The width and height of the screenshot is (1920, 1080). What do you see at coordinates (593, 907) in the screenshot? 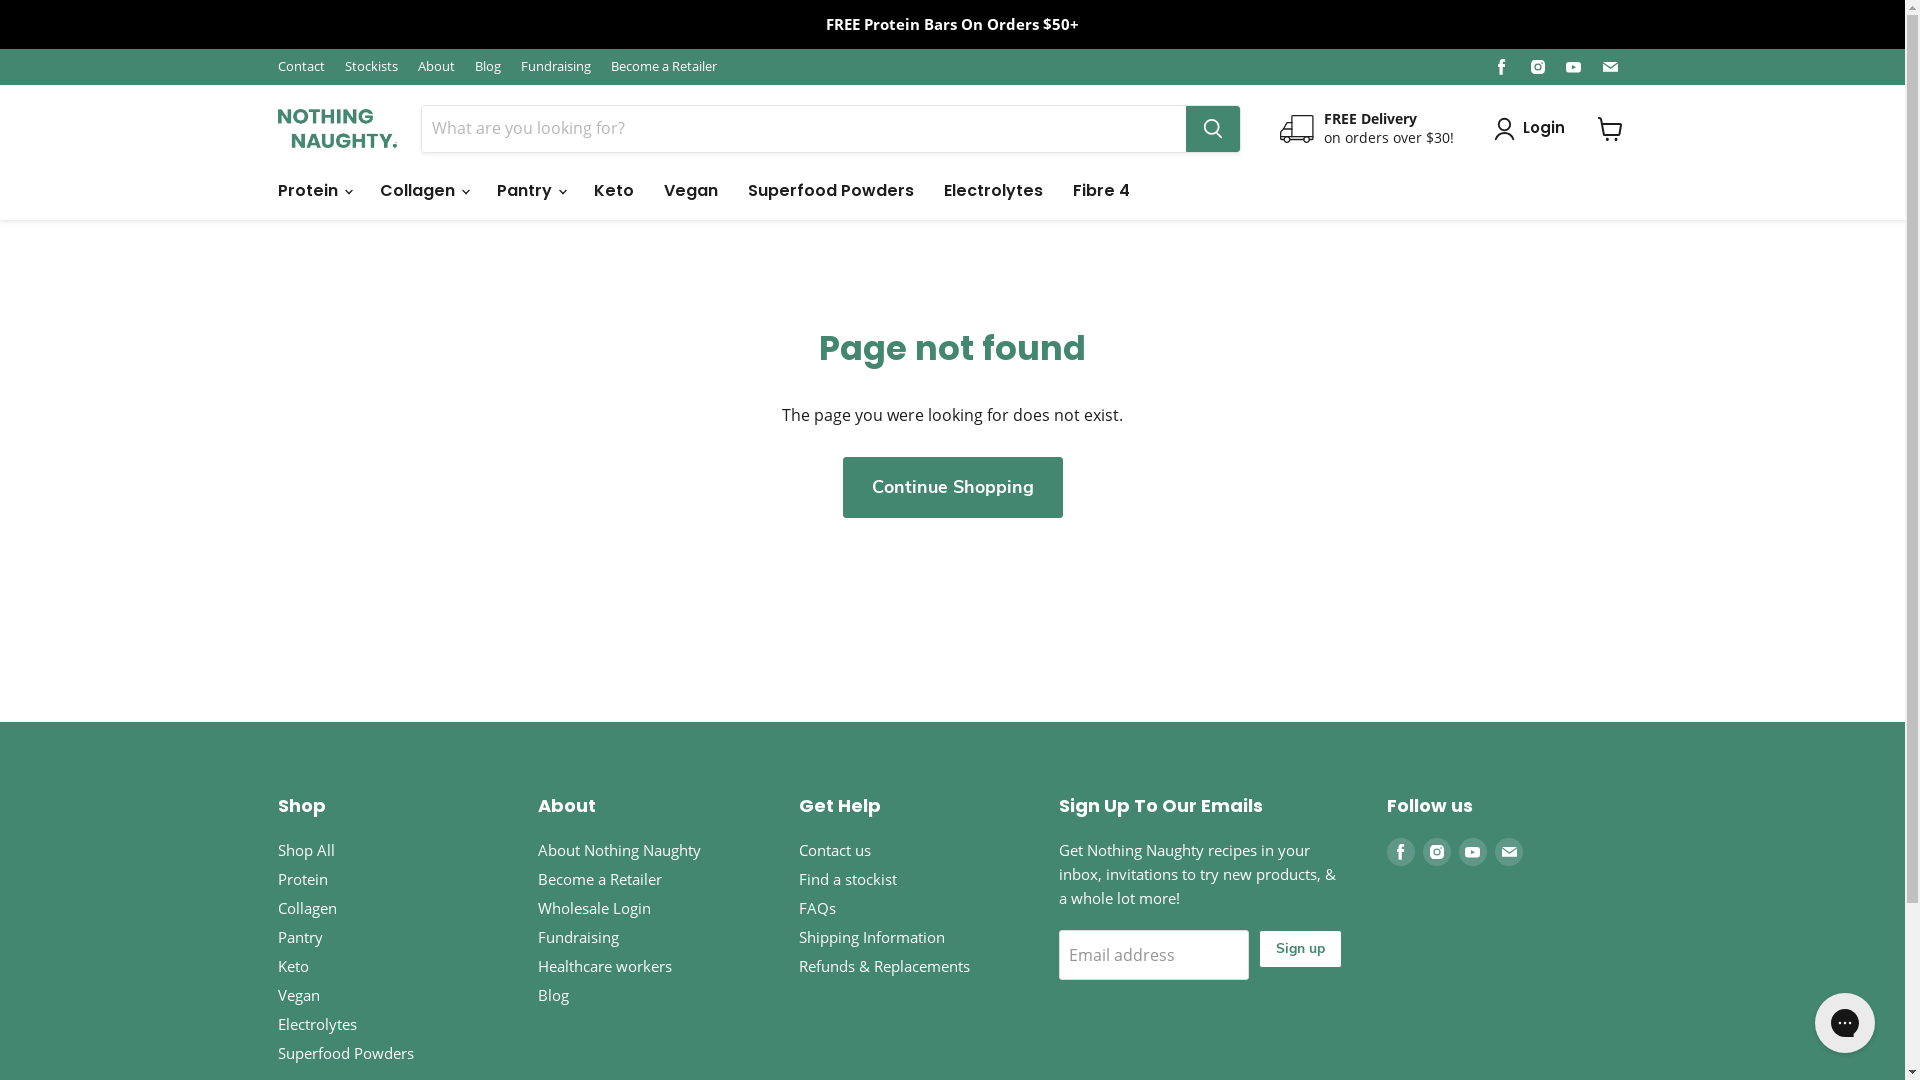
I see `'Wholesale Login'` at bounding box center [593, 907].